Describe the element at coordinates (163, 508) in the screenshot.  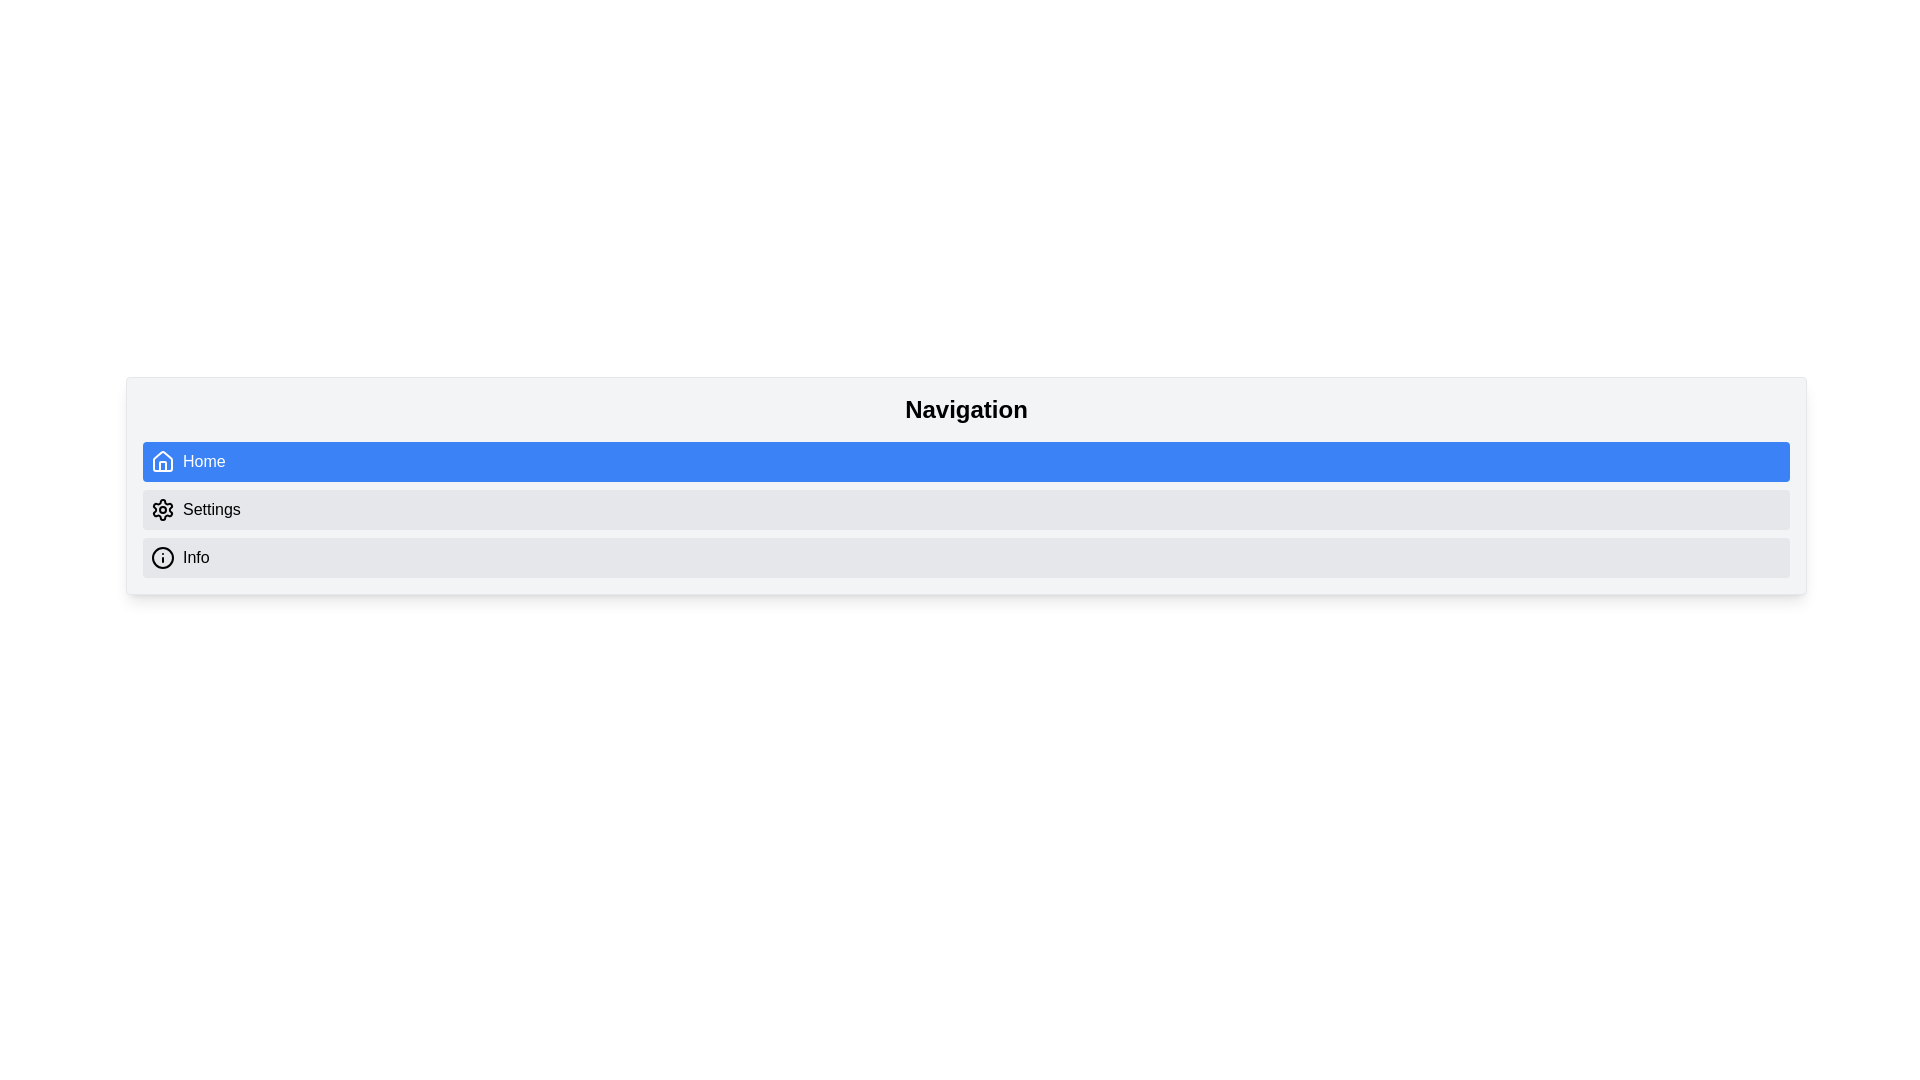
I see `the 'Settings' icon located to the left of the 'Settings' text label in the second row of the navigation menu as a visual indicator` at that location.